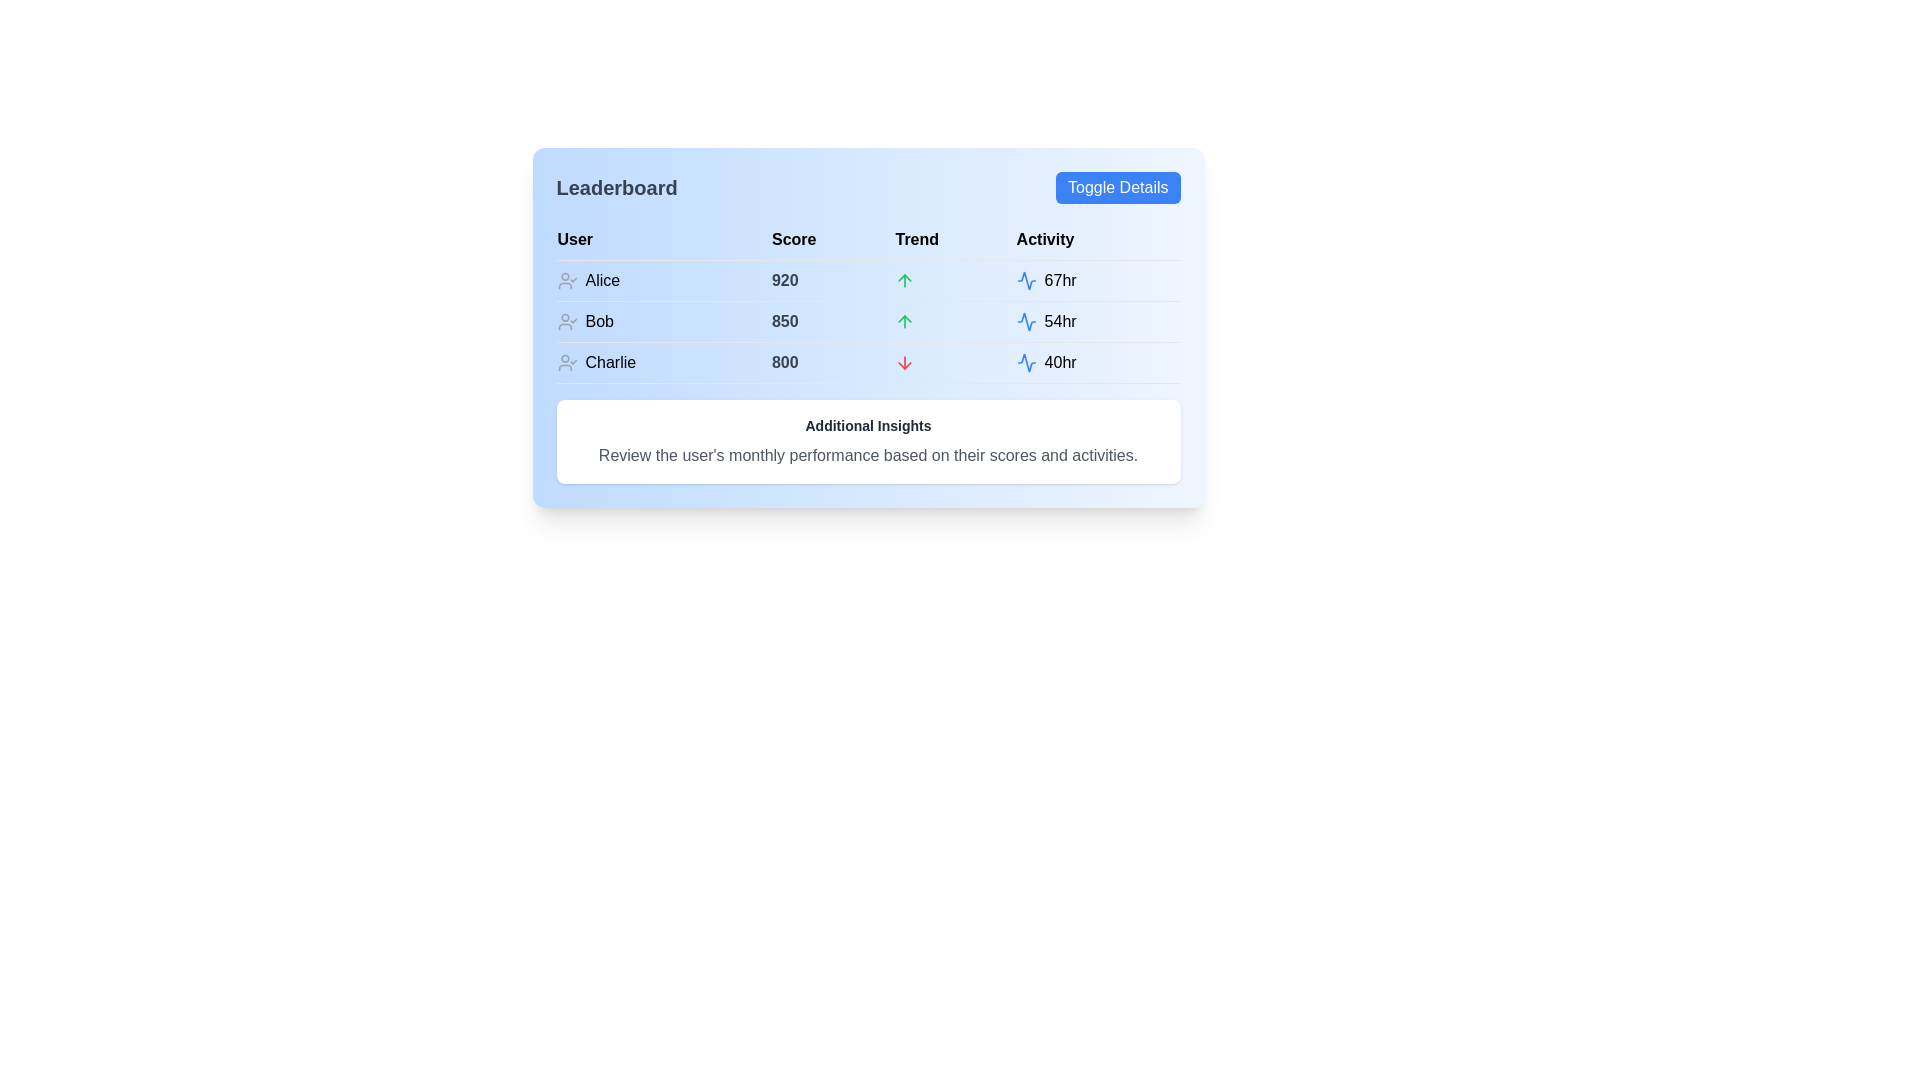  I want to click on the profile status icon with a checkmark that indicates verification, located to the left of the text 'Charlie' in the third row of the leaderboard table, so click(566, 362).